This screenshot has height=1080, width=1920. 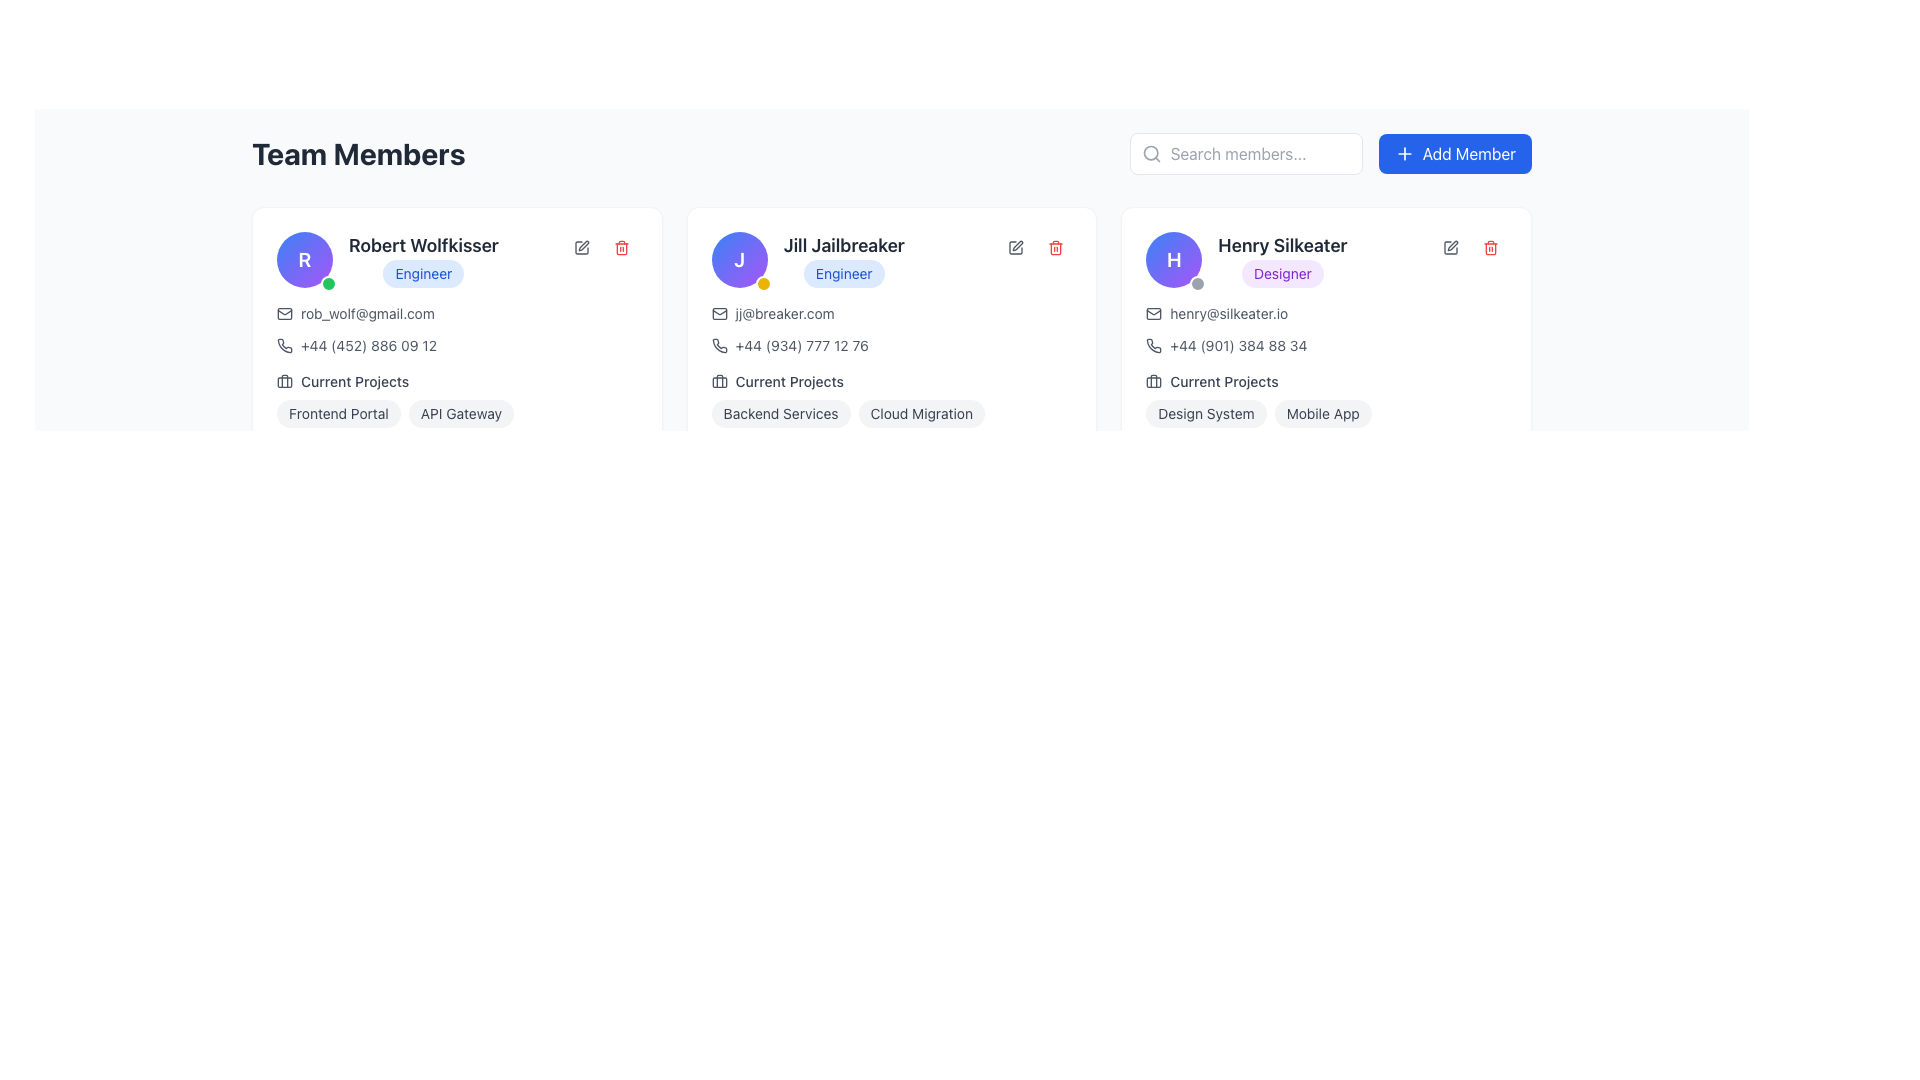 I want to click on the 'Add Member' button, which has a blue background, white text, and a plus sign icon, located in the upper-right section of the interface, so click(x=1455, y=153).